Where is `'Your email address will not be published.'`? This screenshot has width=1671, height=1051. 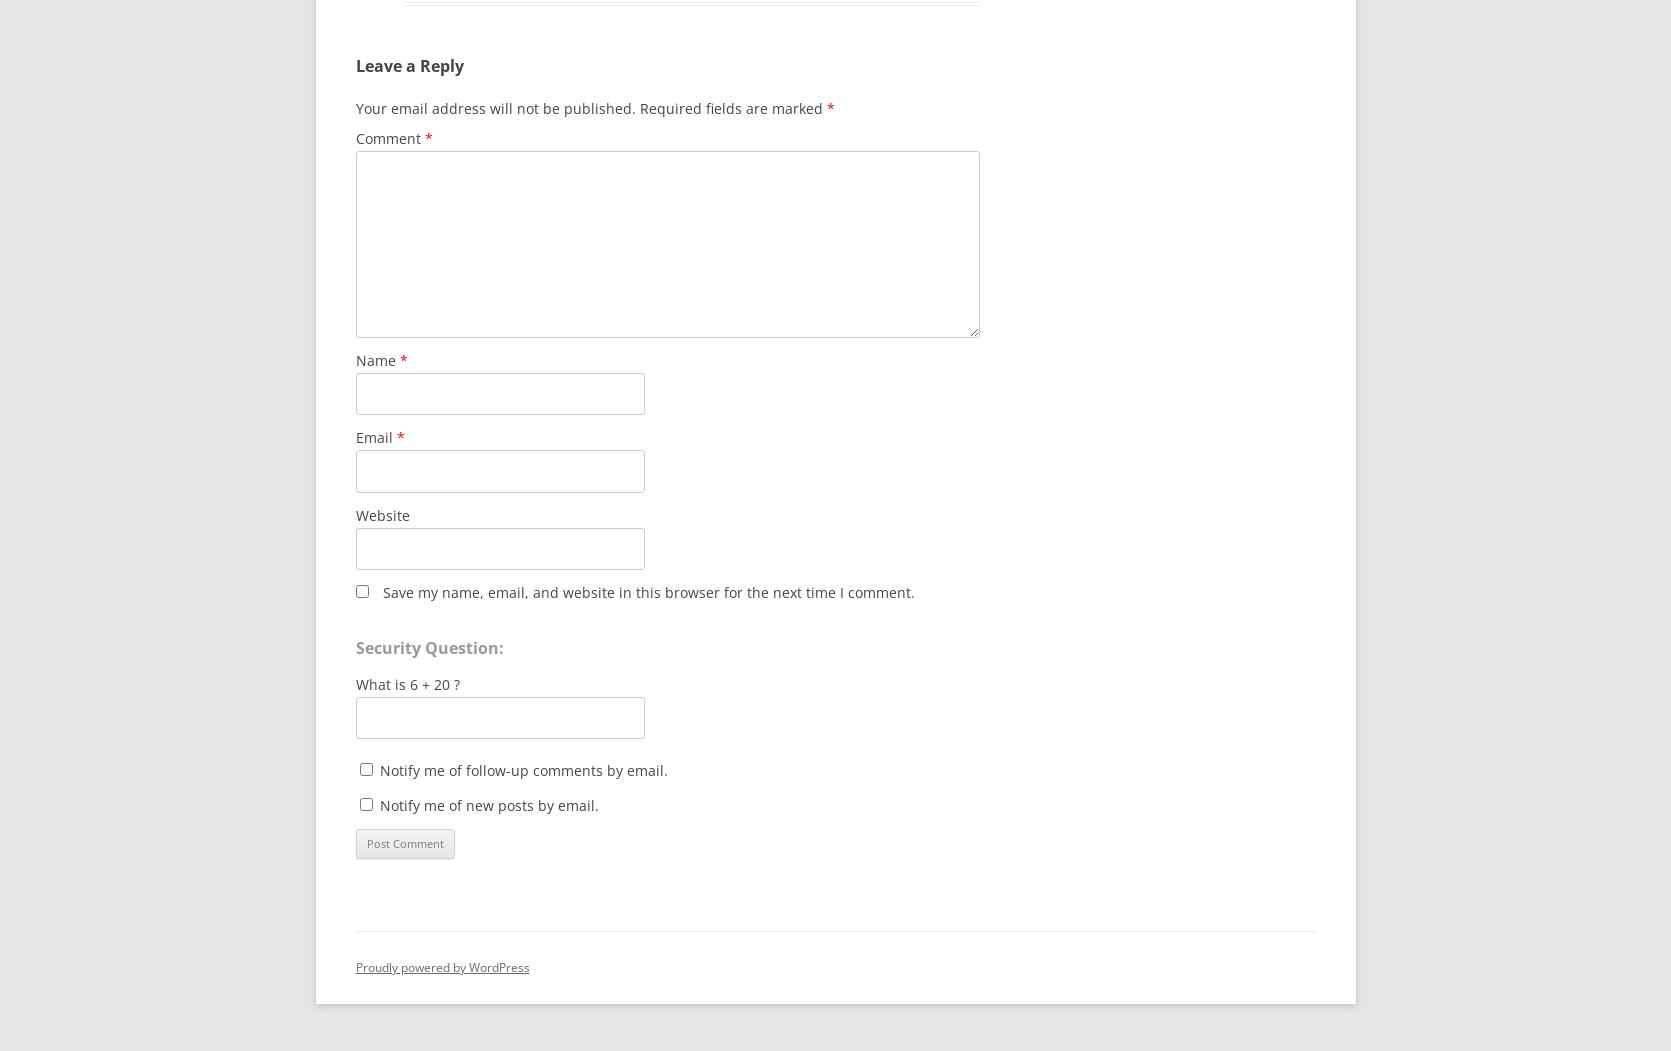
'Your email address will not be published.' is located at coordinates (493, 108).